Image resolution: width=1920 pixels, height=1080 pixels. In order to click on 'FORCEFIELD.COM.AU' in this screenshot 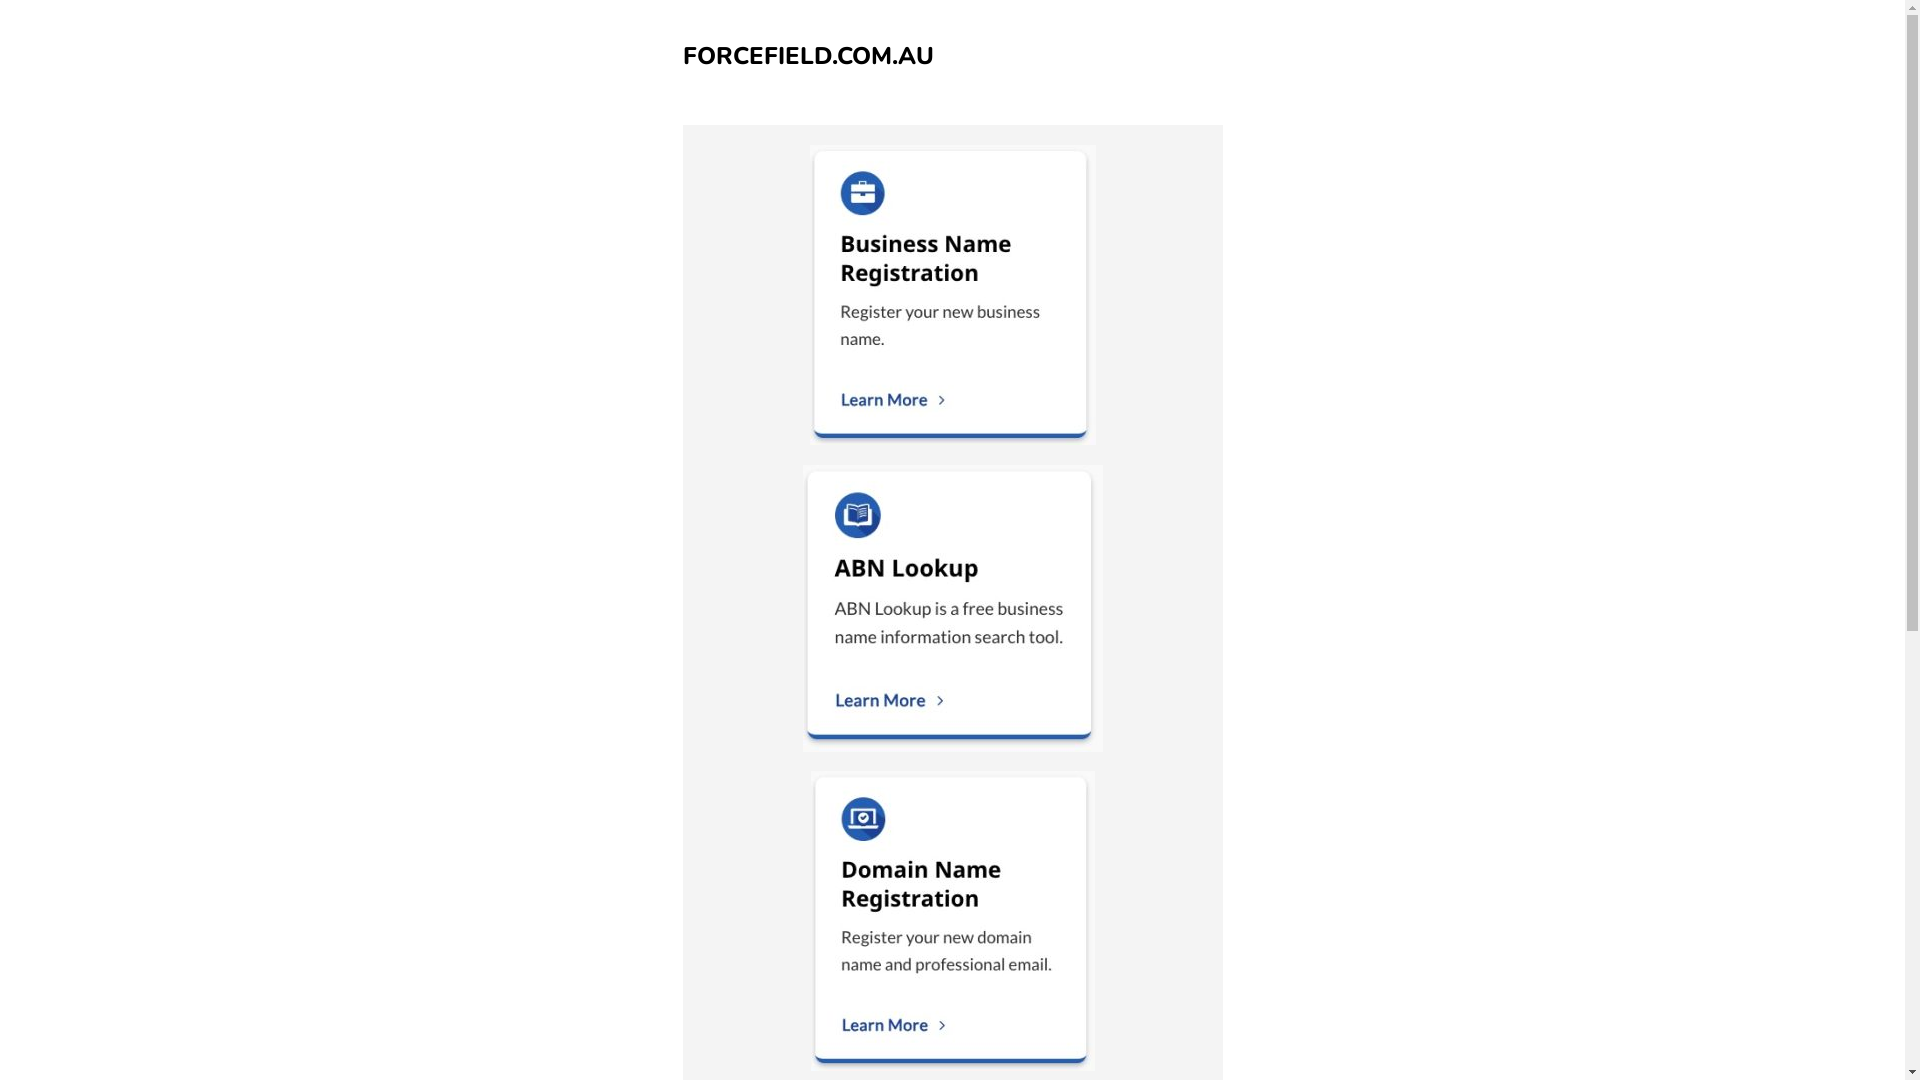, I will do `click(807, 55)`.